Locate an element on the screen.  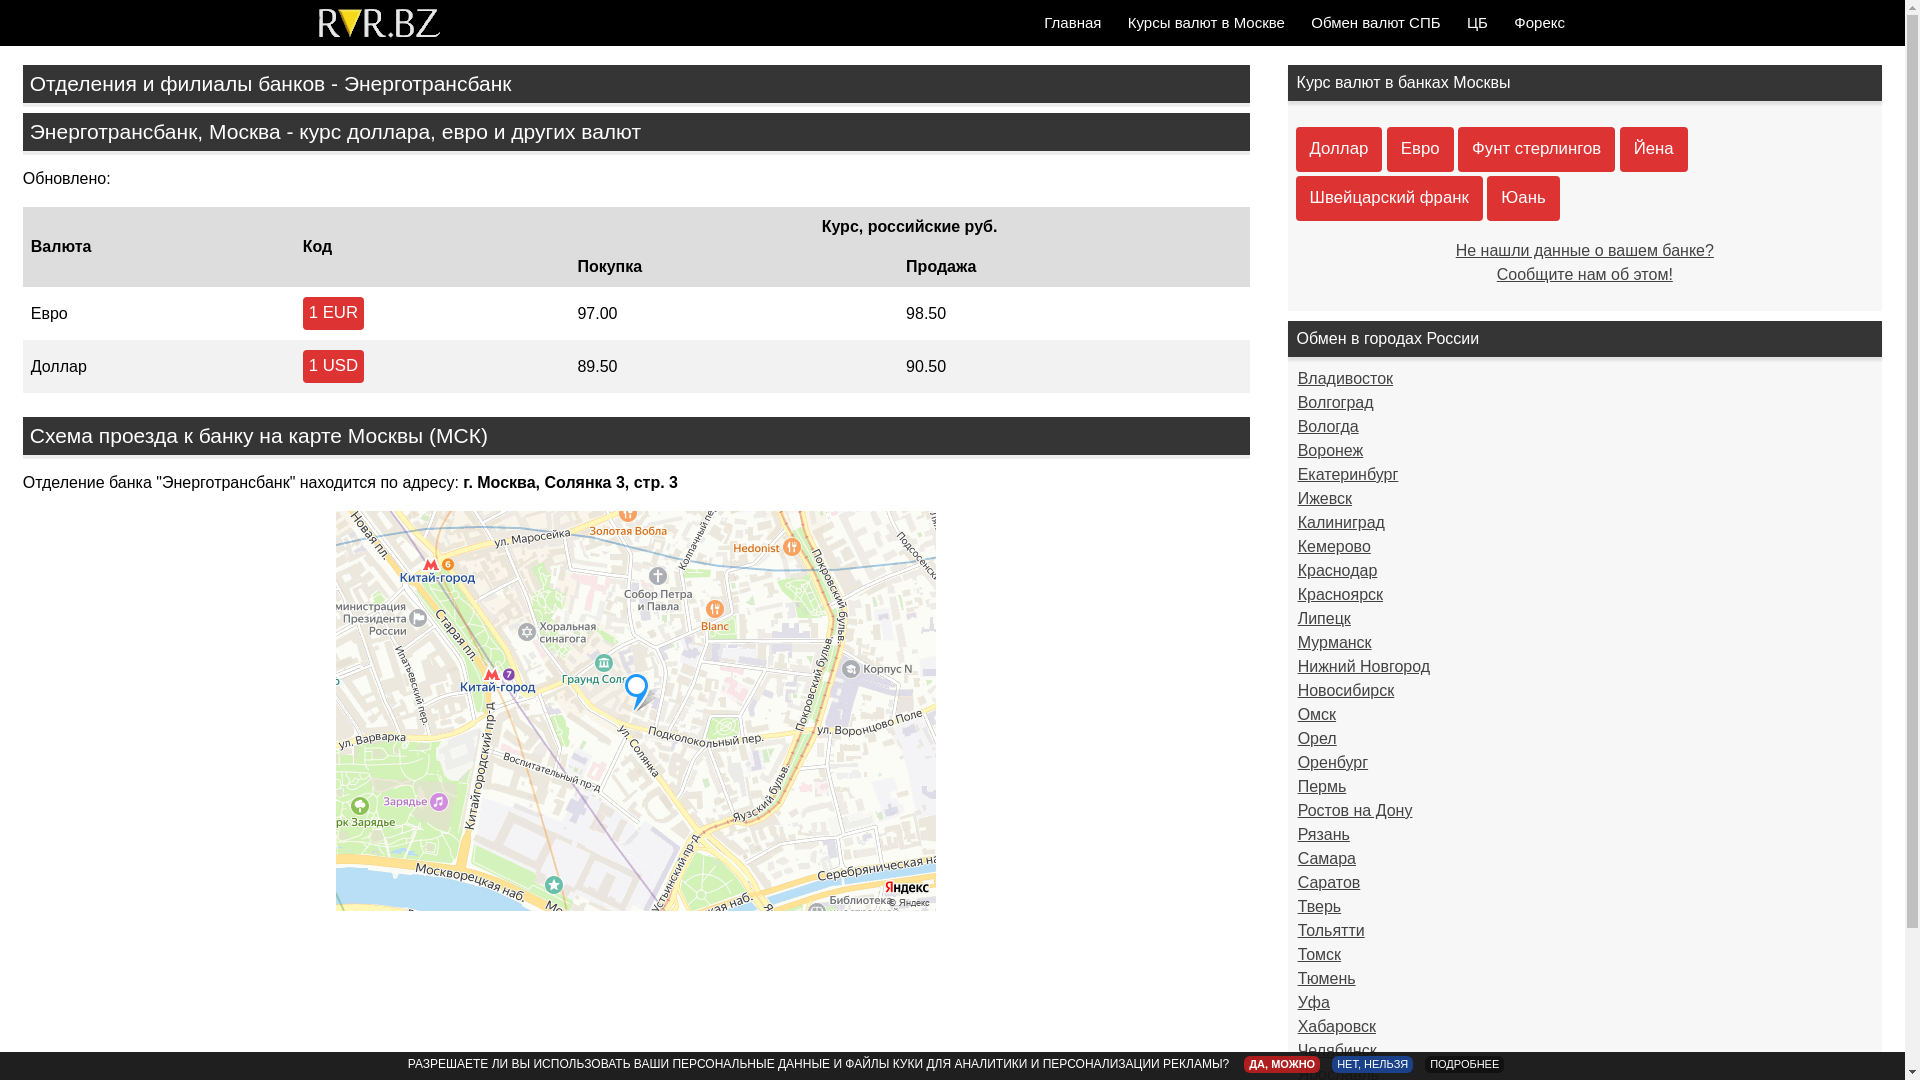
'1 EUR' is located at coordinates (301, 313).